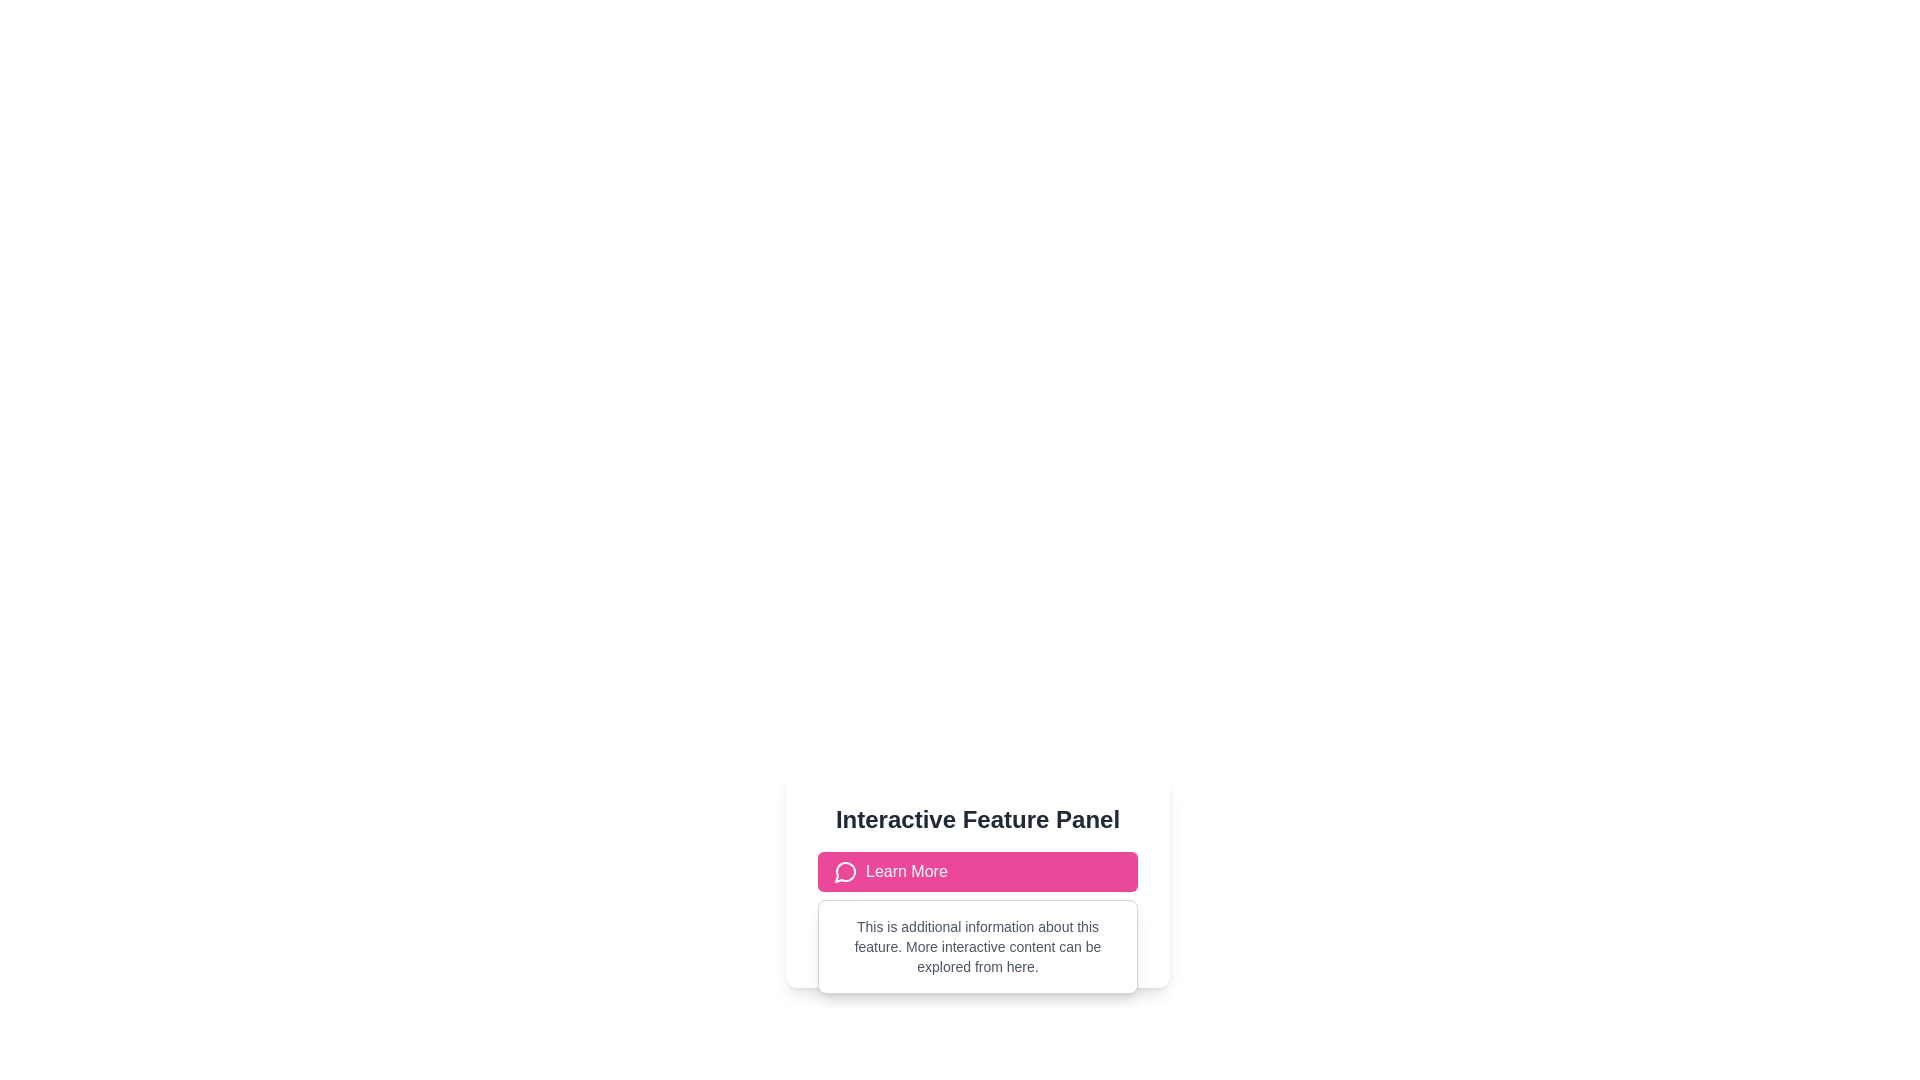 The height and width of the screenshot is (1080, 1920). I want to click on the Text Block that provides additional descriptive information about the feature, positioned centrally within the white panel below the pink 'Learn More' button and the heading 'Interactive Feature Panel.', so click(978, 946).